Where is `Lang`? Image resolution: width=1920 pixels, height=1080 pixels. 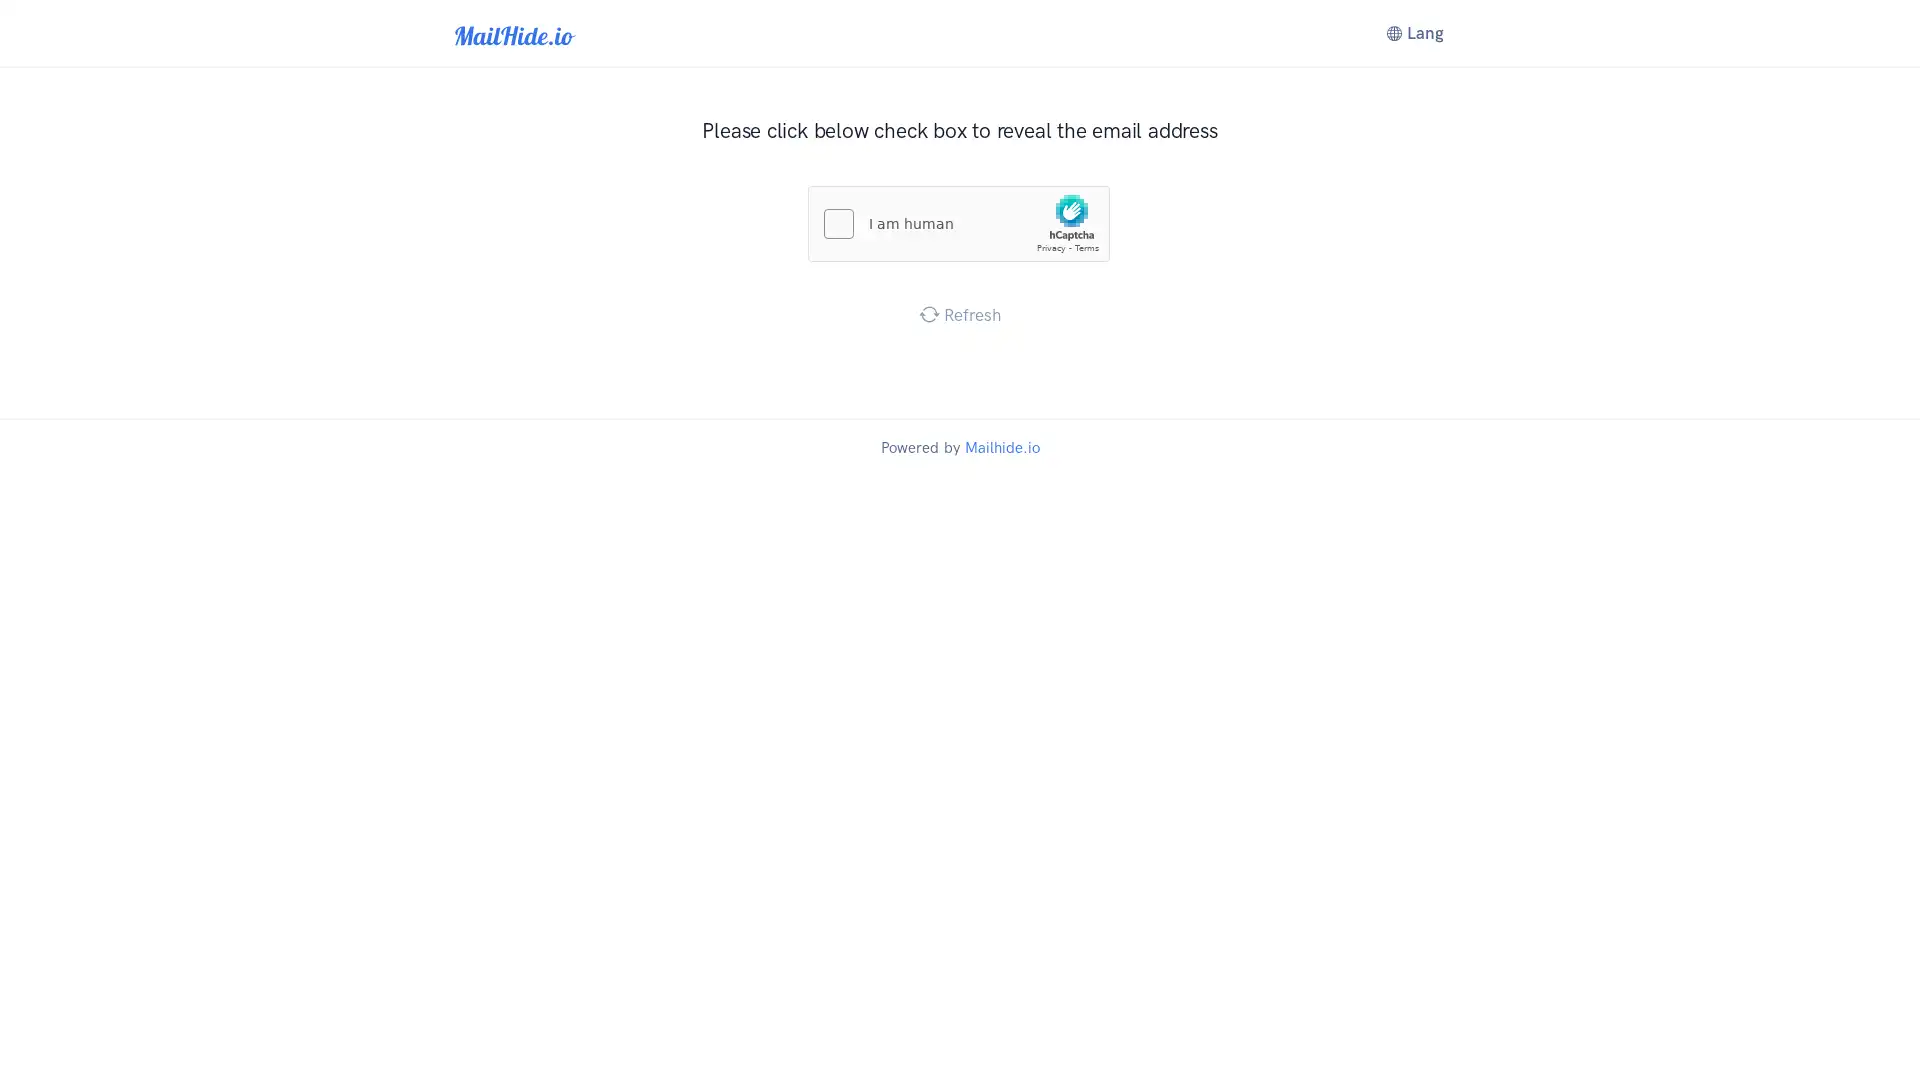 Lang is located at coordinates (1414, 33).